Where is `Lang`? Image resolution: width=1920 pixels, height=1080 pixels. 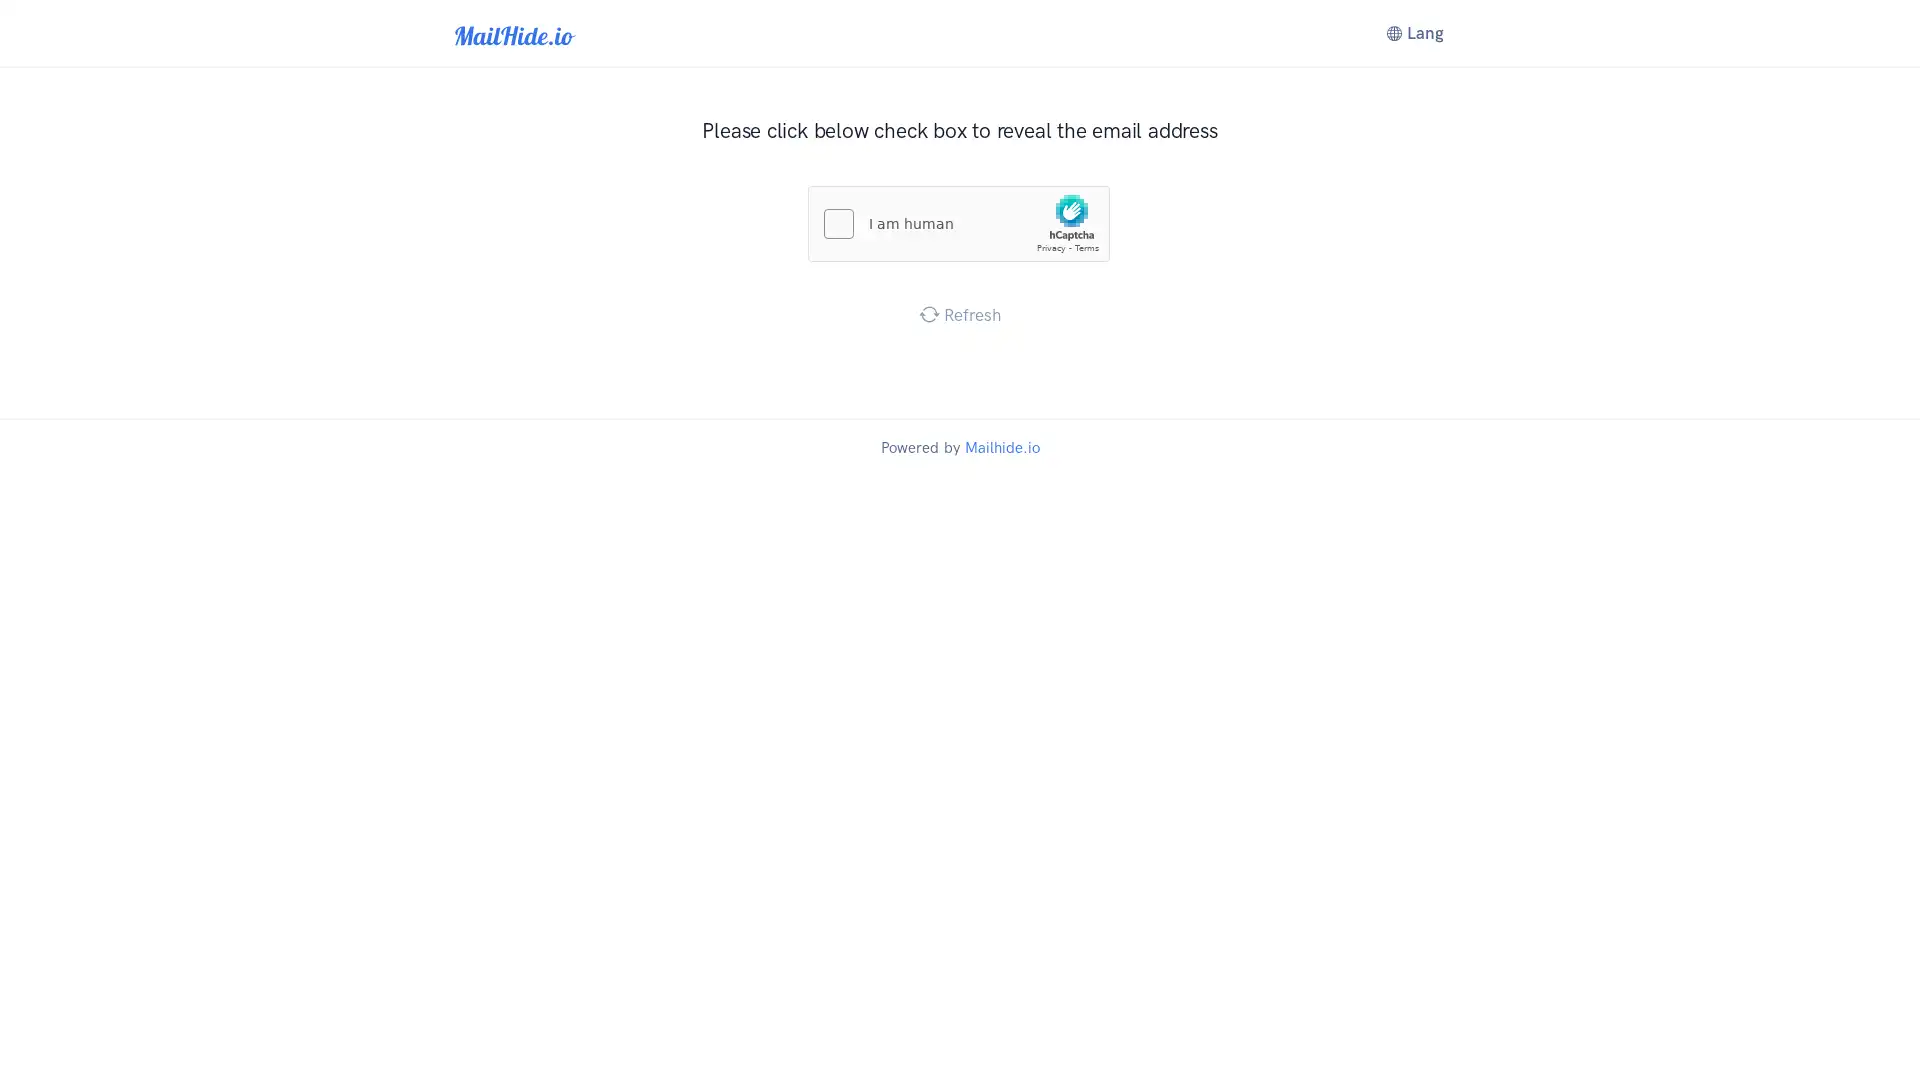 Lang is located at coordinates (1414, 33).